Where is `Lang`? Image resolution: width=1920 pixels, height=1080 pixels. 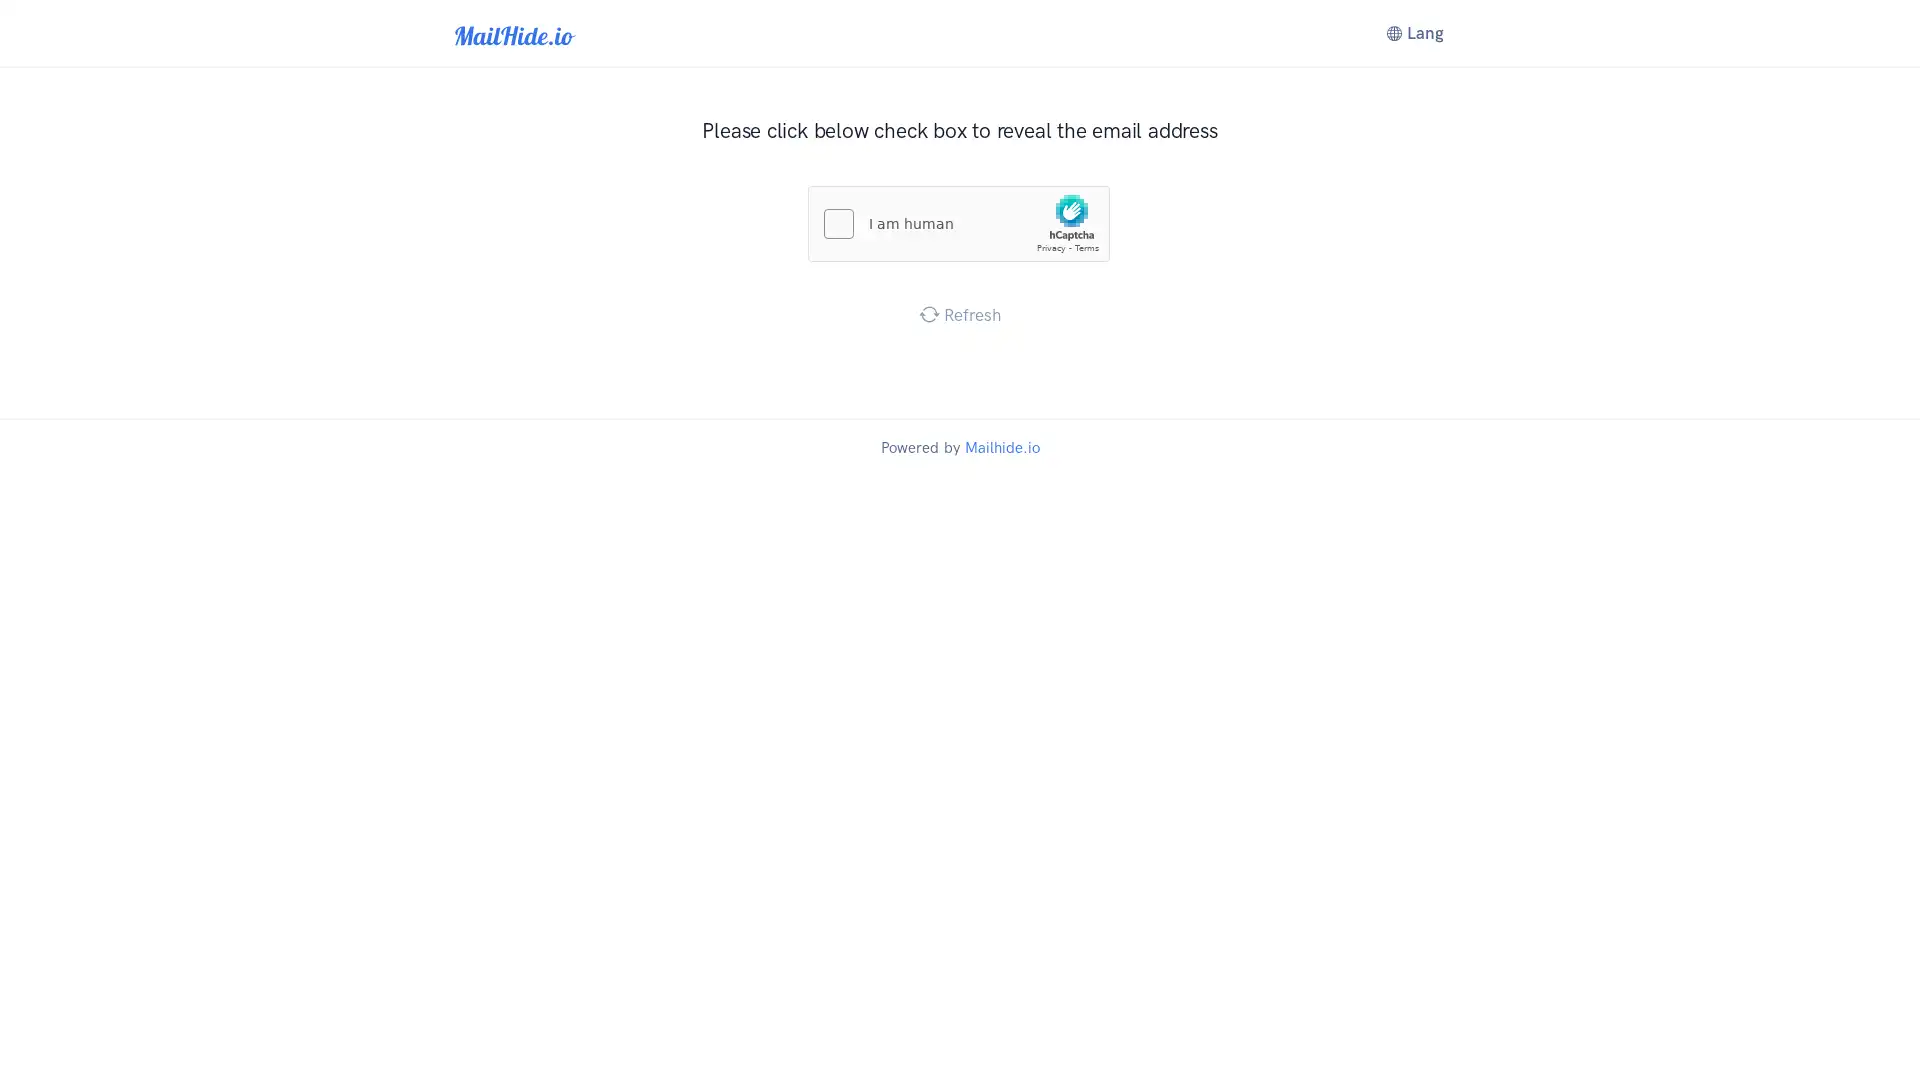 Lang is located at coordinates (1414, 33).